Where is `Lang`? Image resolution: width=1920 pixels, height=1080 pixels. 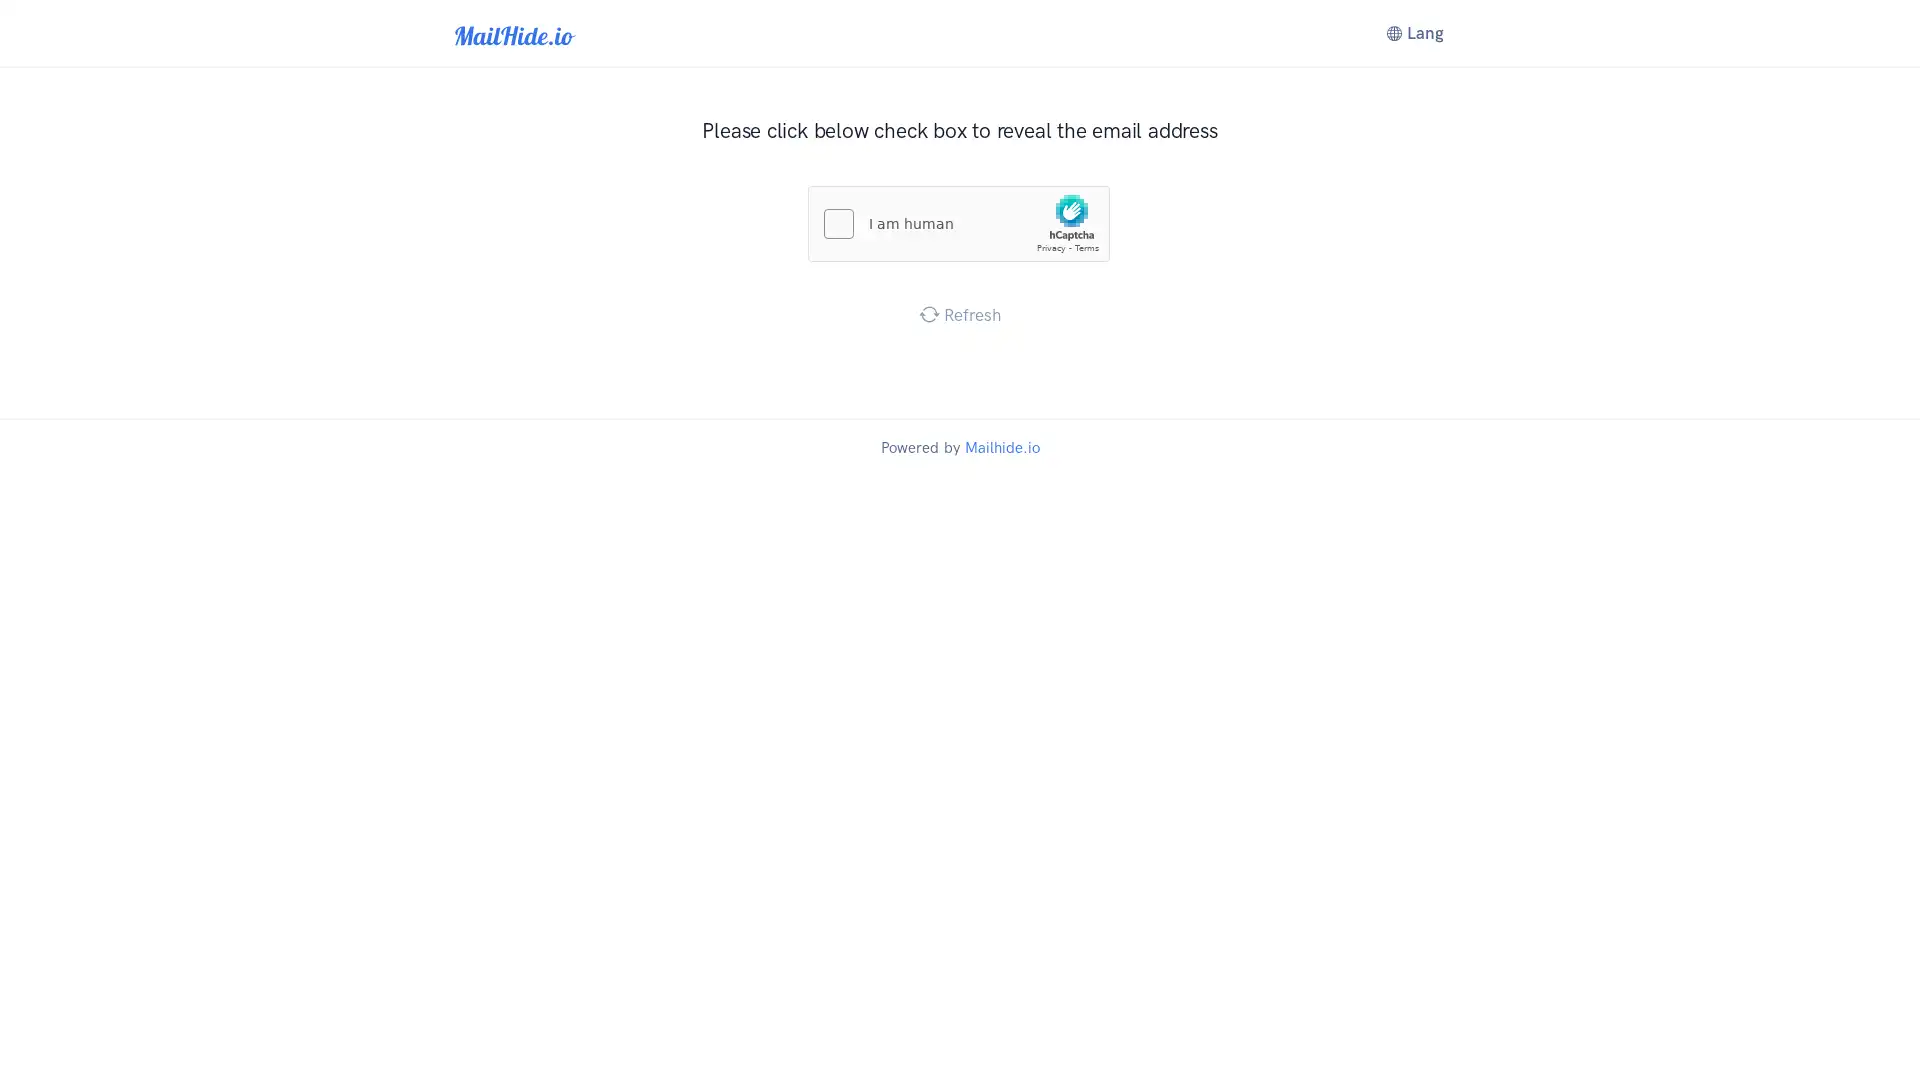 Lang is located at coordinates (1414, 33).